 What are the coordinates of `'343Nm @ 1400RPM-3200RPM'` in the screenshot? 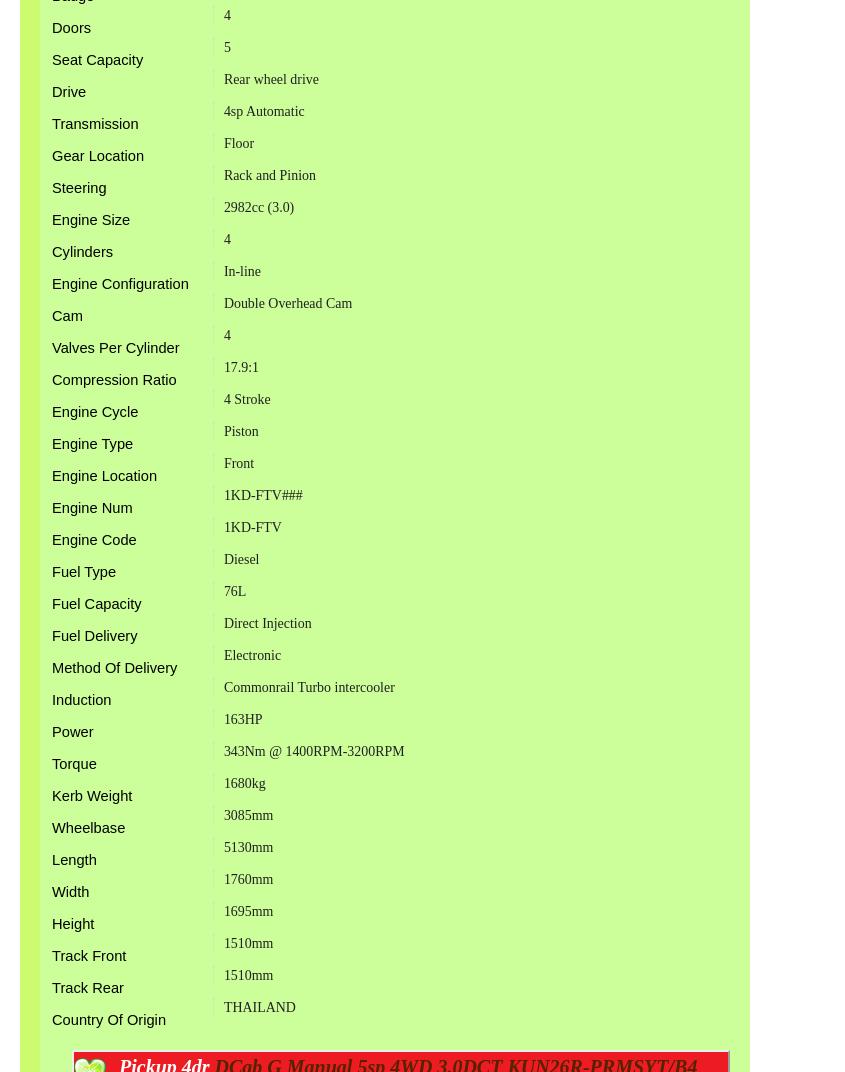 It's located at (313, 750).